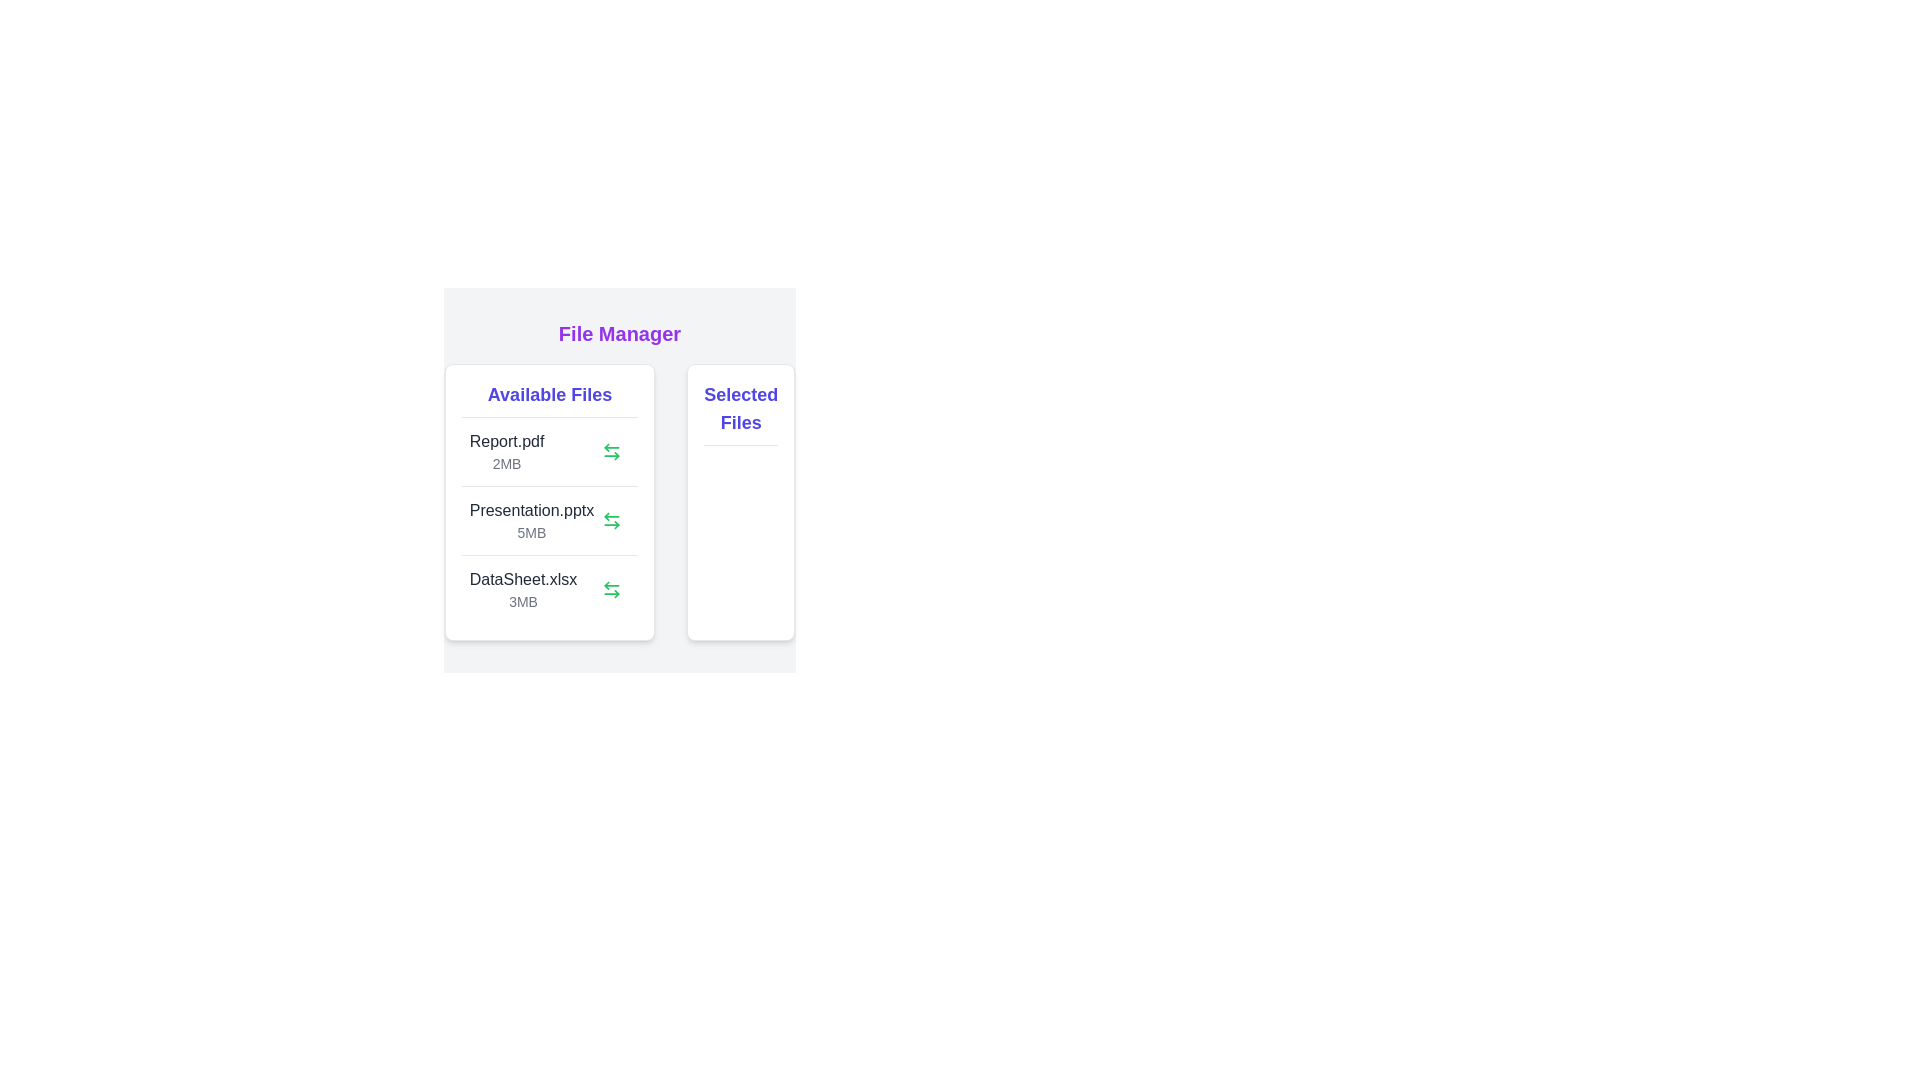  I want to click on file size information from the text label located beneath the file name 'DataSheet.xlsx' in the 'Available Files' area, so click(523, 600).